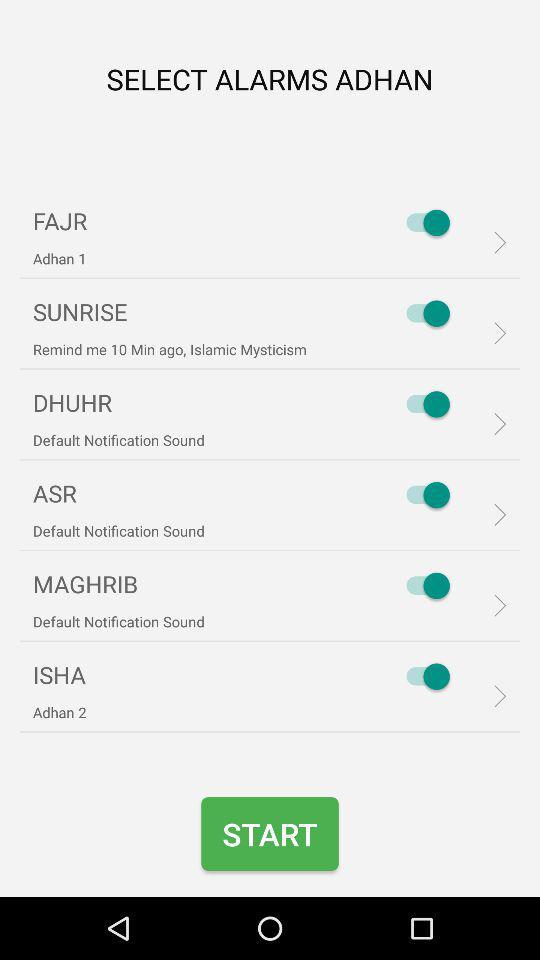 The height and width of the screenshot is (960, 540). I want to click on the item below default notification sound icon, so click(270, 834).